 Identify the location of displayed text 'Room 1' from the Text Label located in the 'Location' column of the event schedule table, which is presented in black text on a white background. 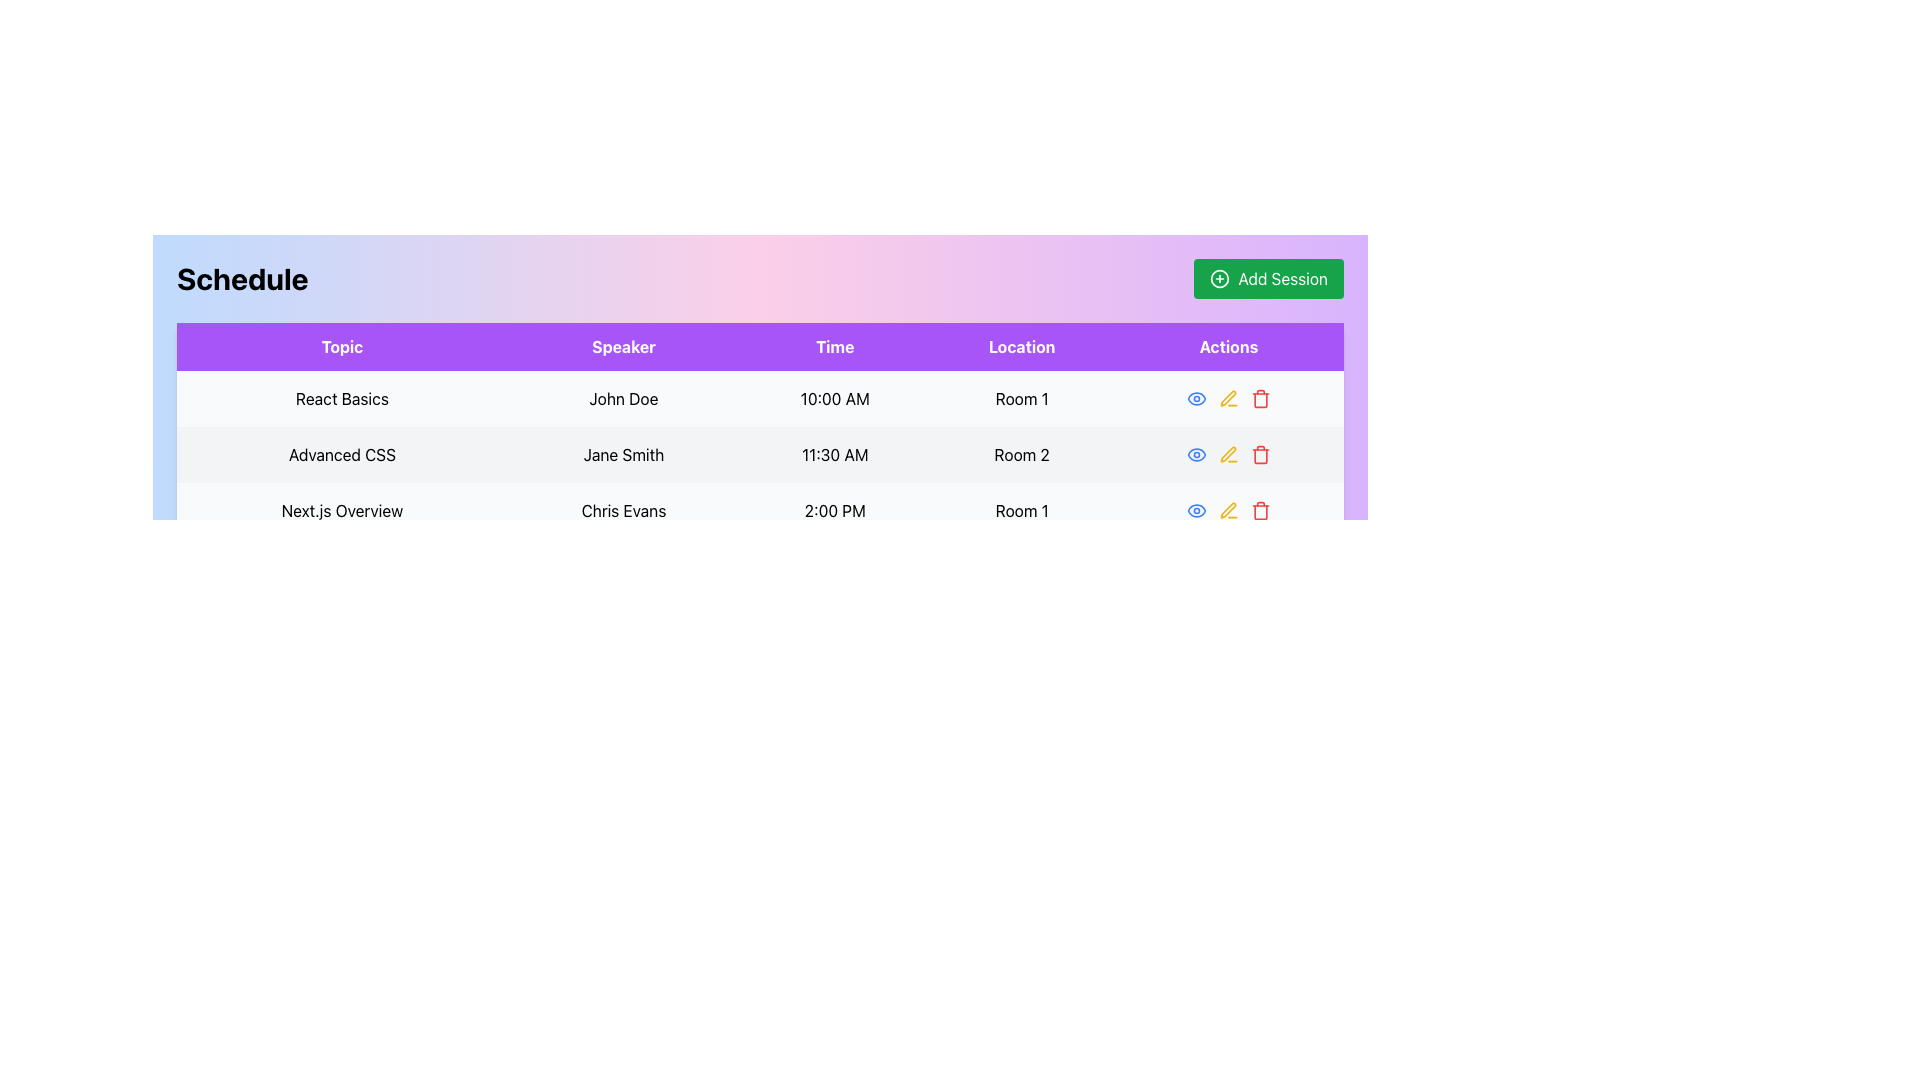
(1022, 398).